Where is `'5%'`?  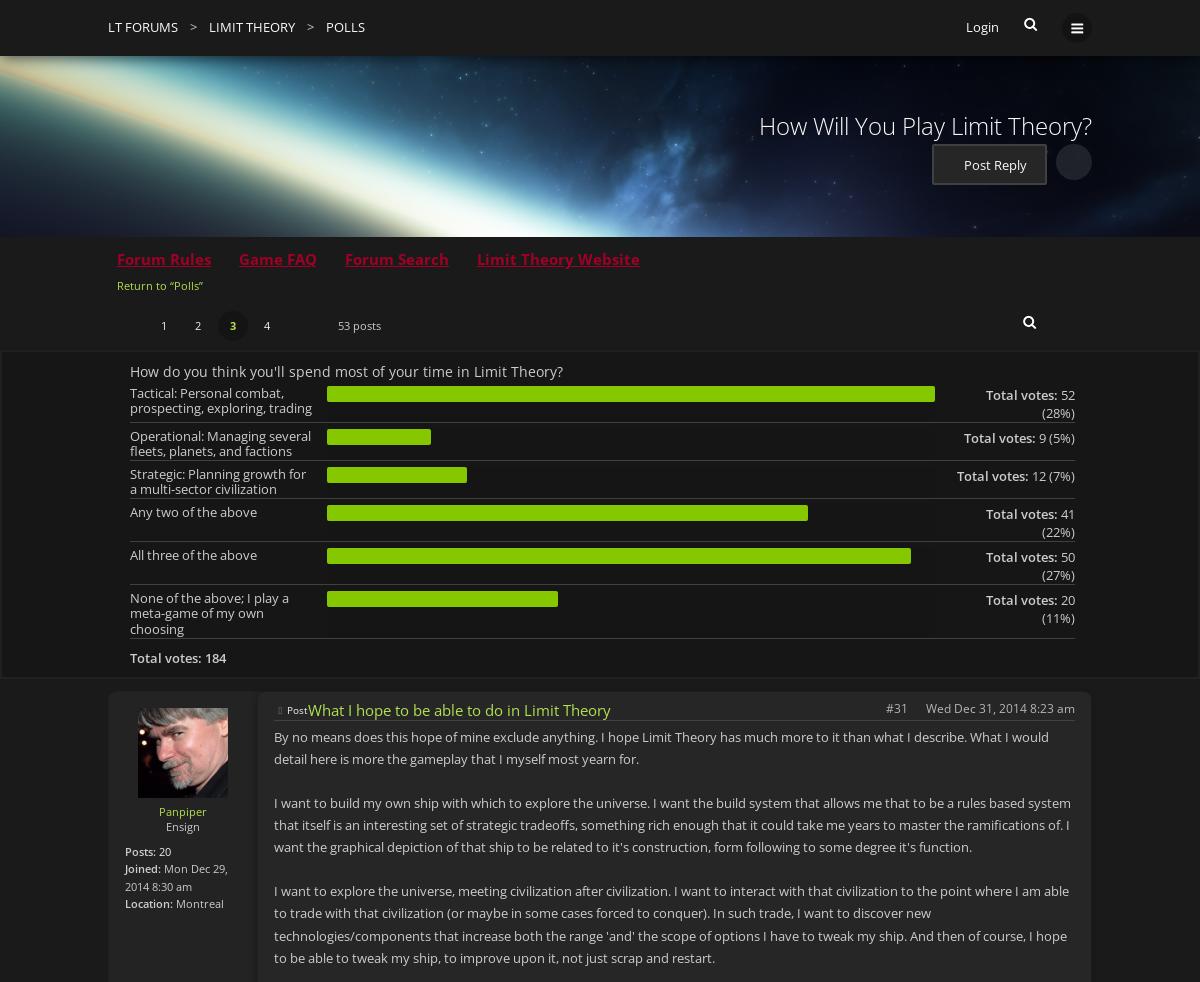 '5%' is located at coordinates (1052, 436).